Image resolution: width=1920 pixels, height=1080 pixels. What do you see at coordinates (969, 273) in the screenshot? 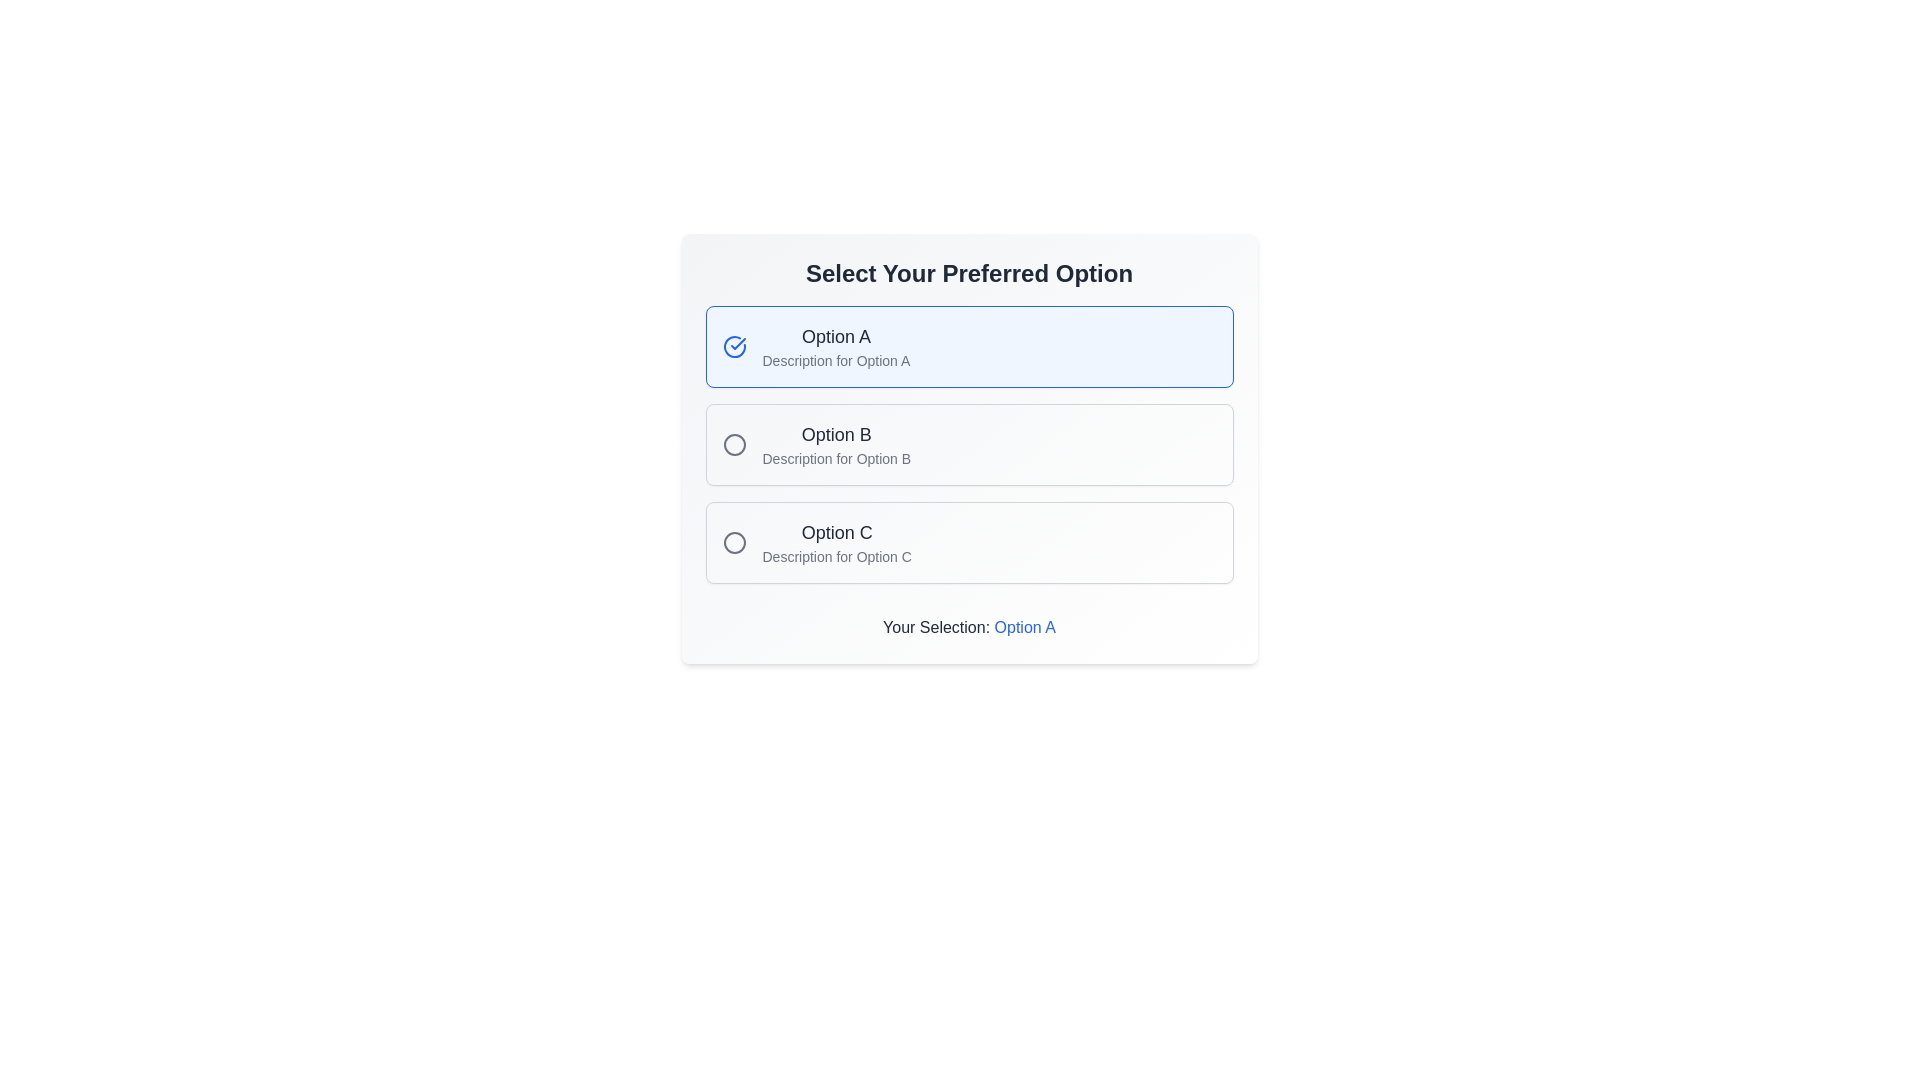
I see `the heading text element that serves as a title for the section` at bounding box center [969, 273].